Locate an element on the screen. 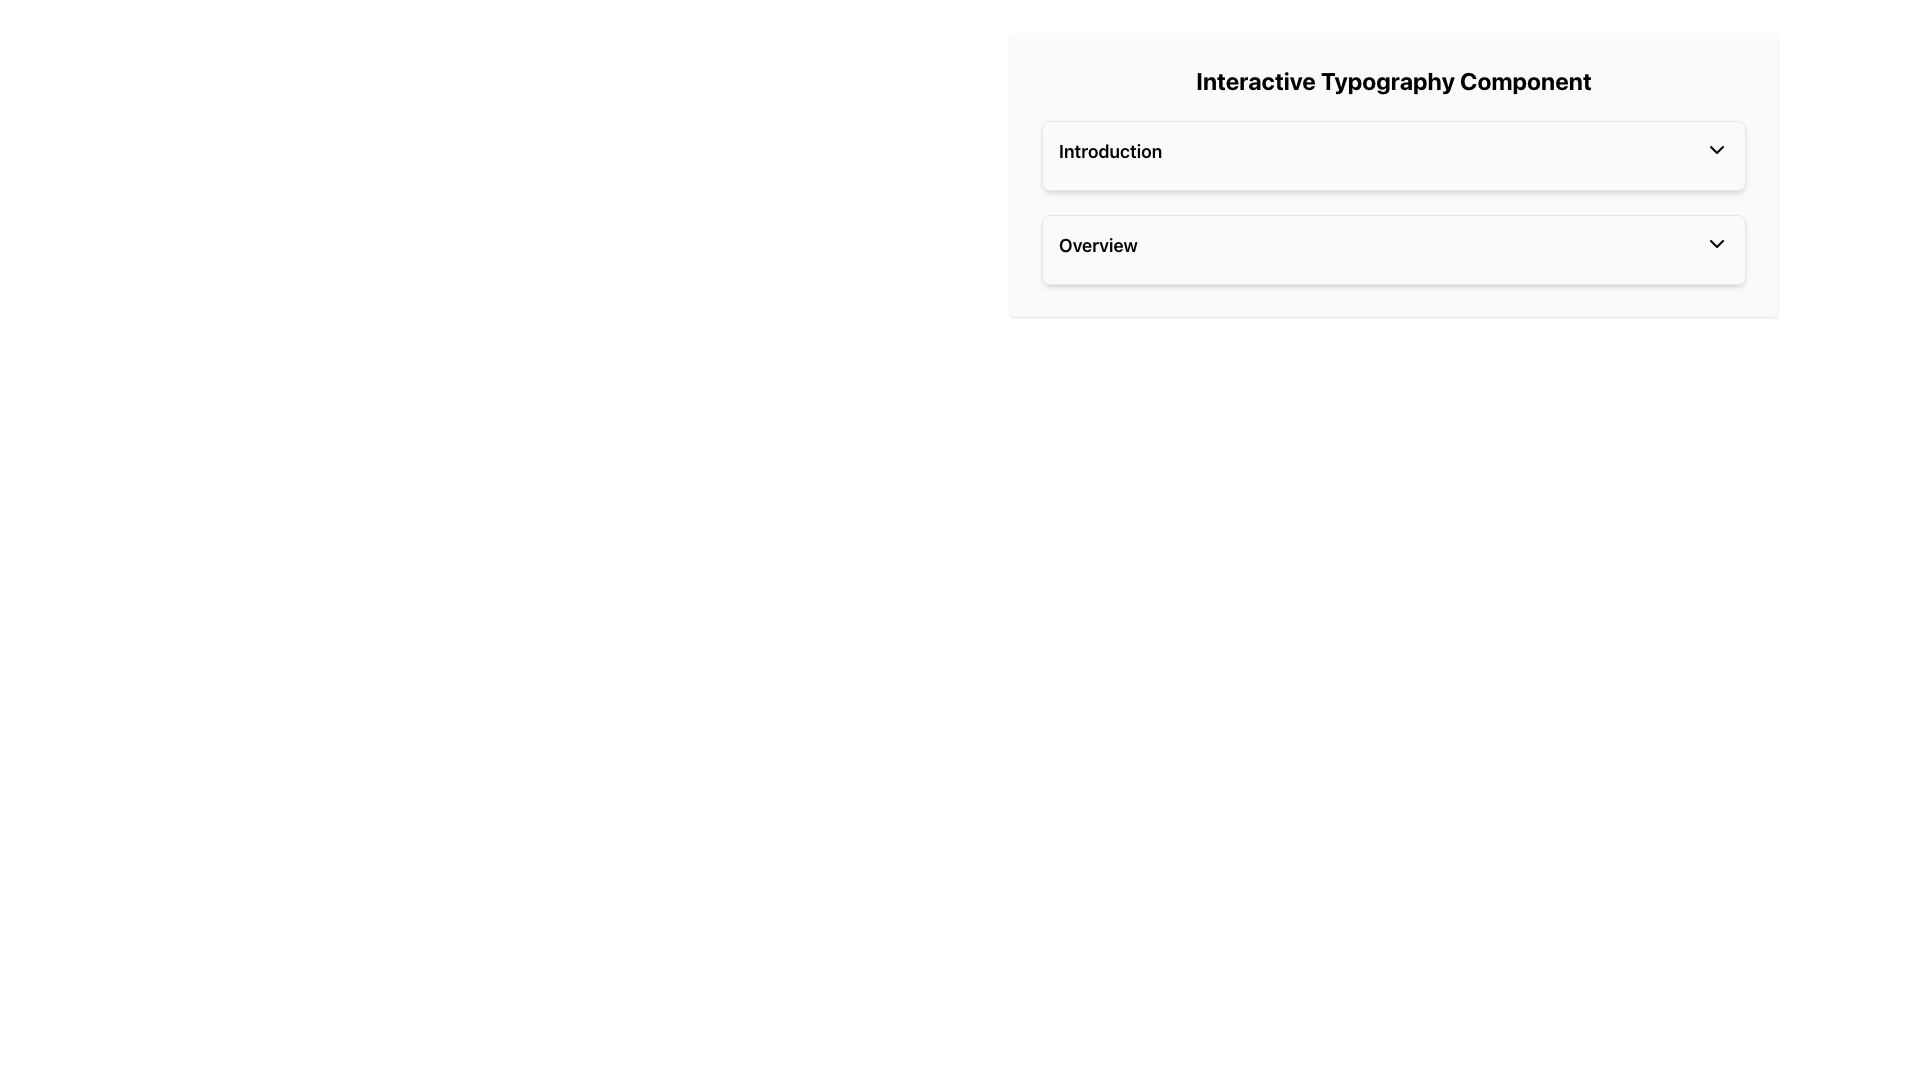 The image size is (1920, 1080). the Chevron Down icon located at the far right of the 'Introduction' collapsible section header is located at coordinates (1716, 149).